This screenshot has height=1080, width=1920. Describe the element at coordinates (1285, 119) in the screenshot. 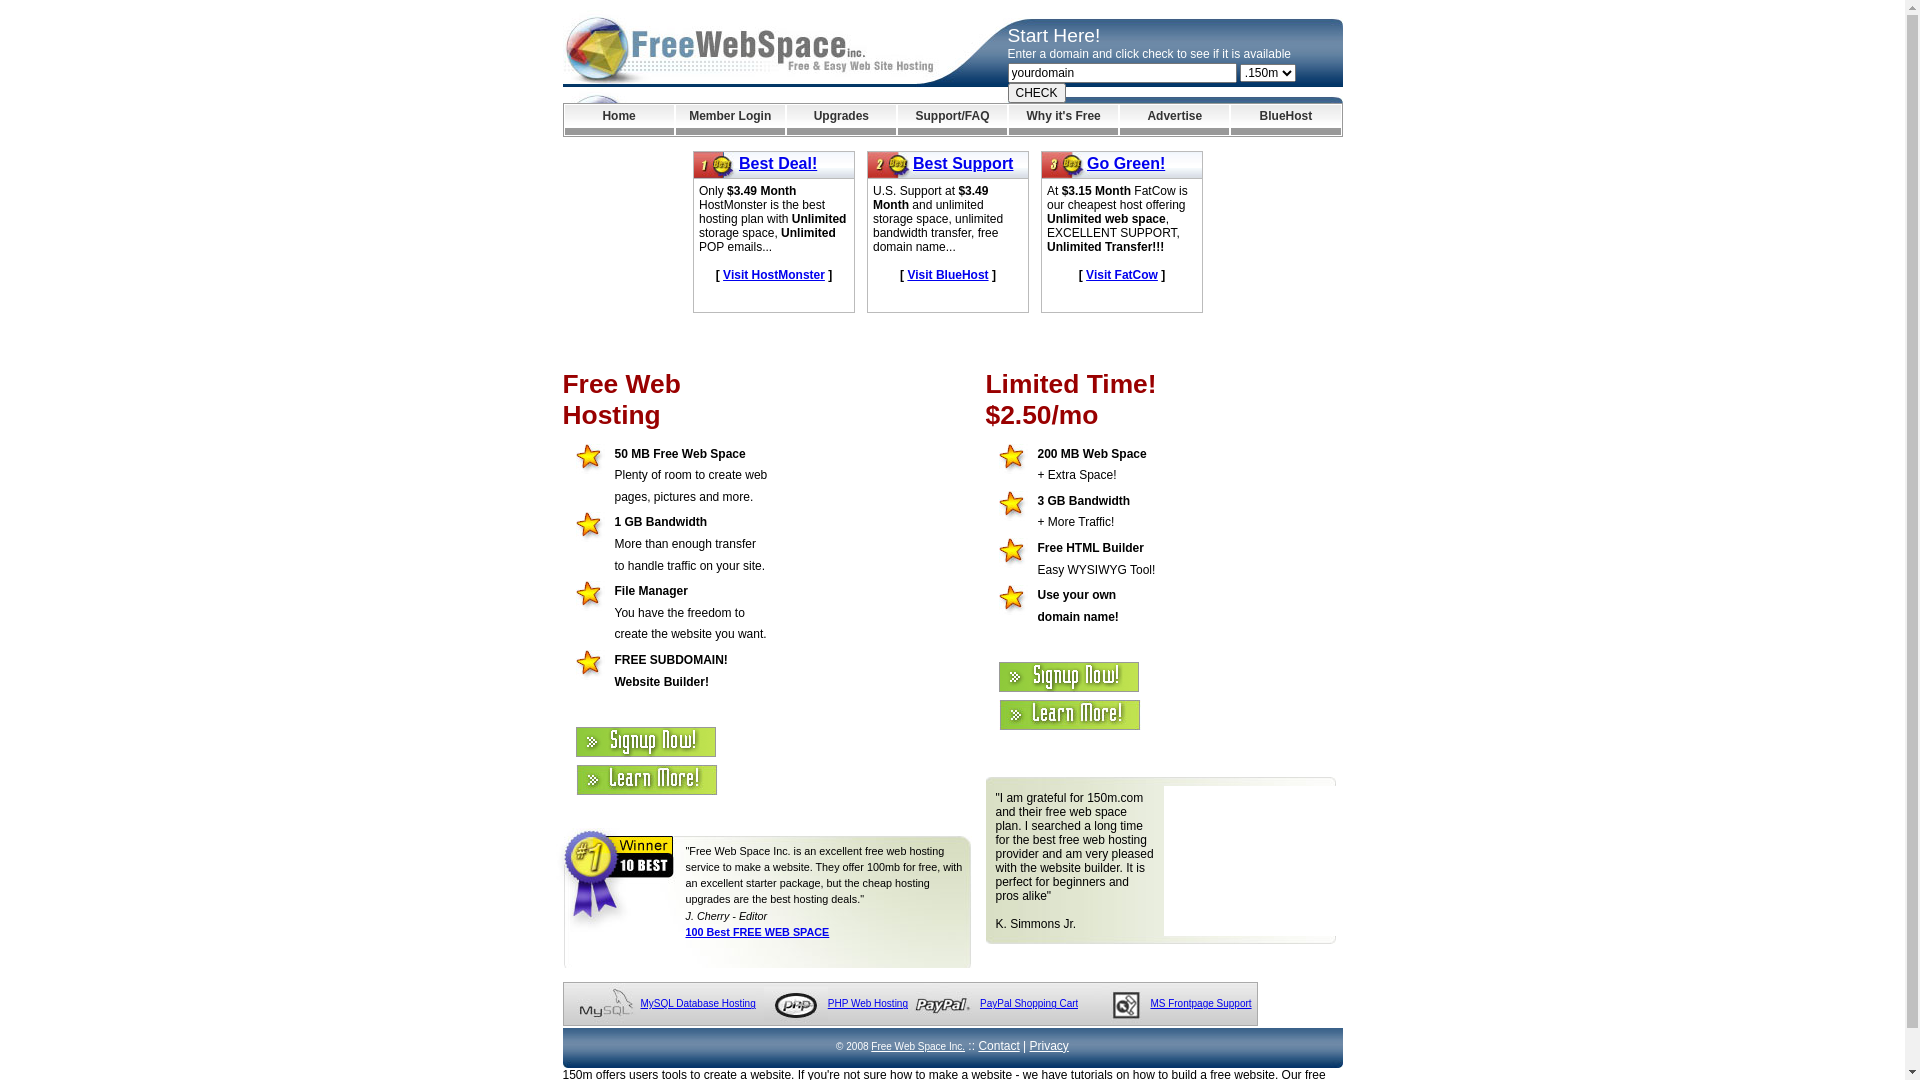

I see `'BlueHost'` at that location.